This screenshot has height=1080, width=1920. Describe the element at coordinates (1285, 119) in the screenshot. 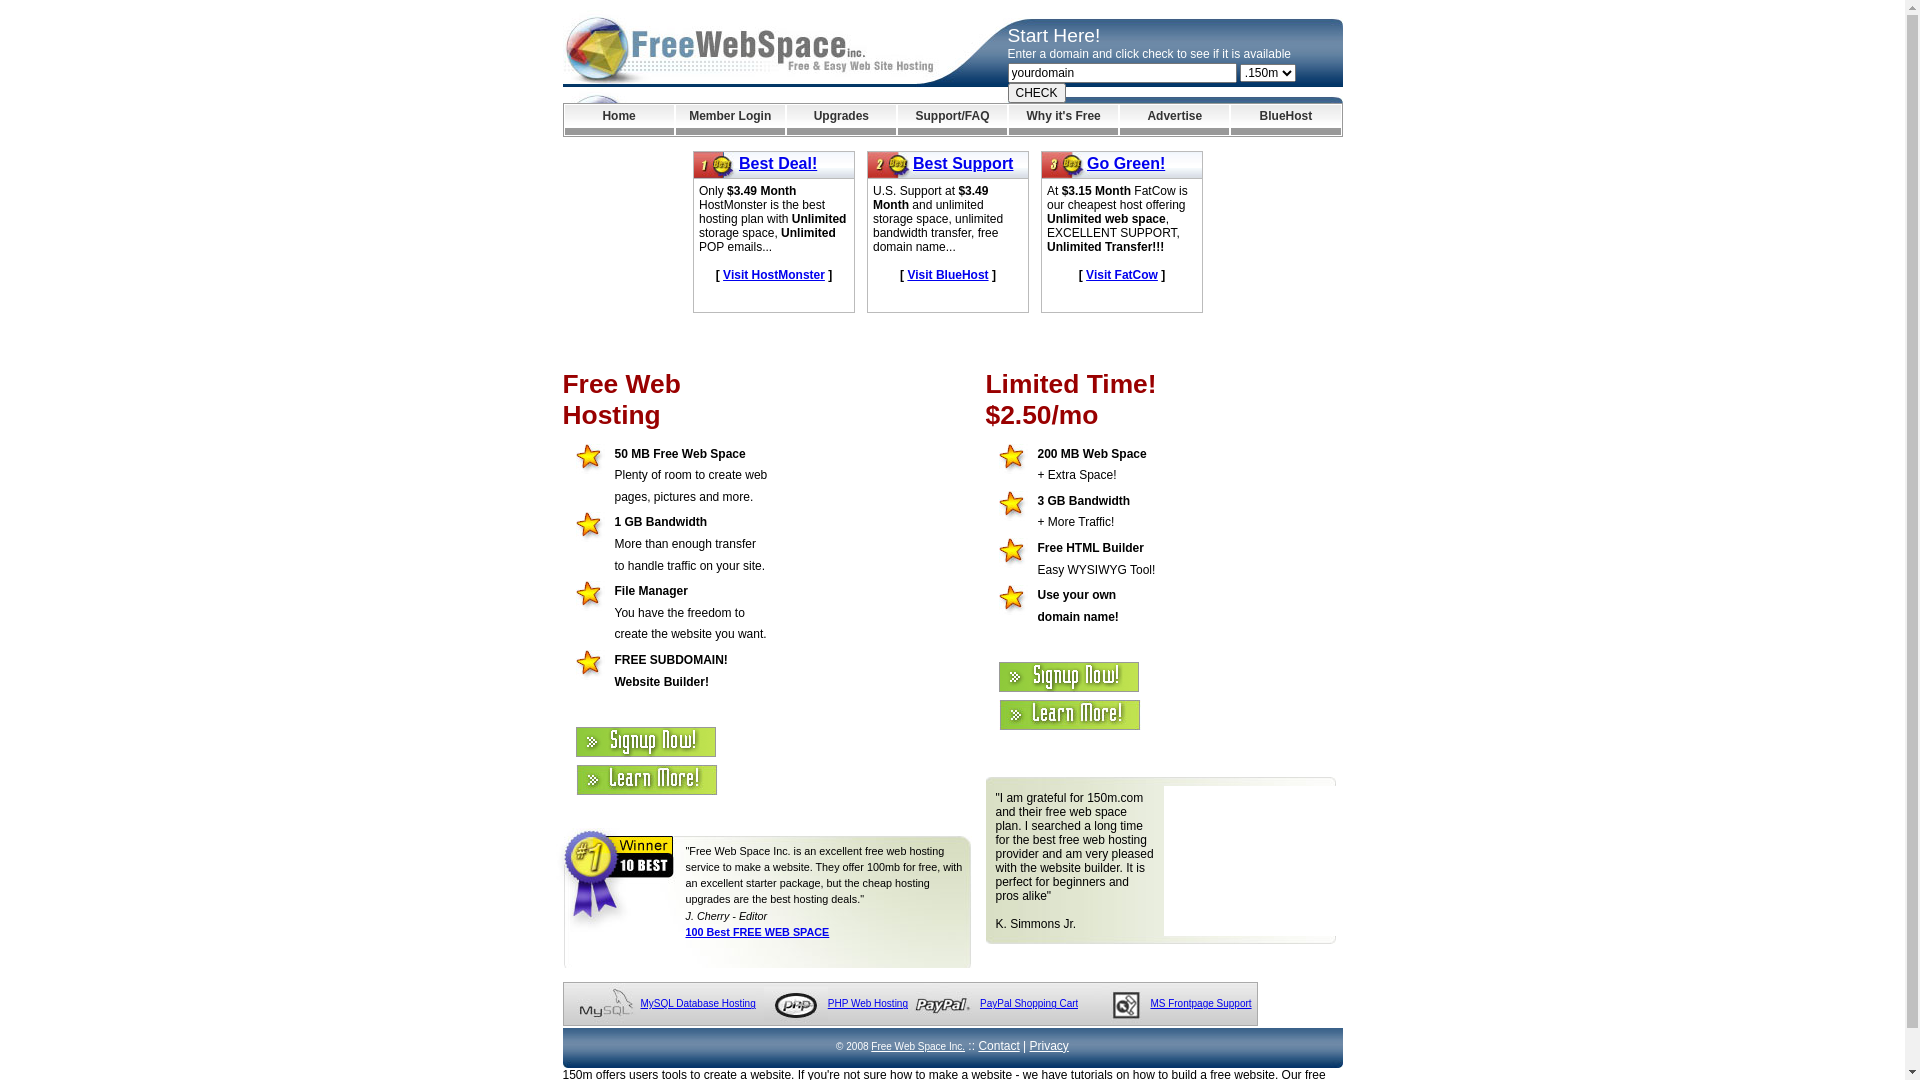

I see `'BlueHost'` at that location.